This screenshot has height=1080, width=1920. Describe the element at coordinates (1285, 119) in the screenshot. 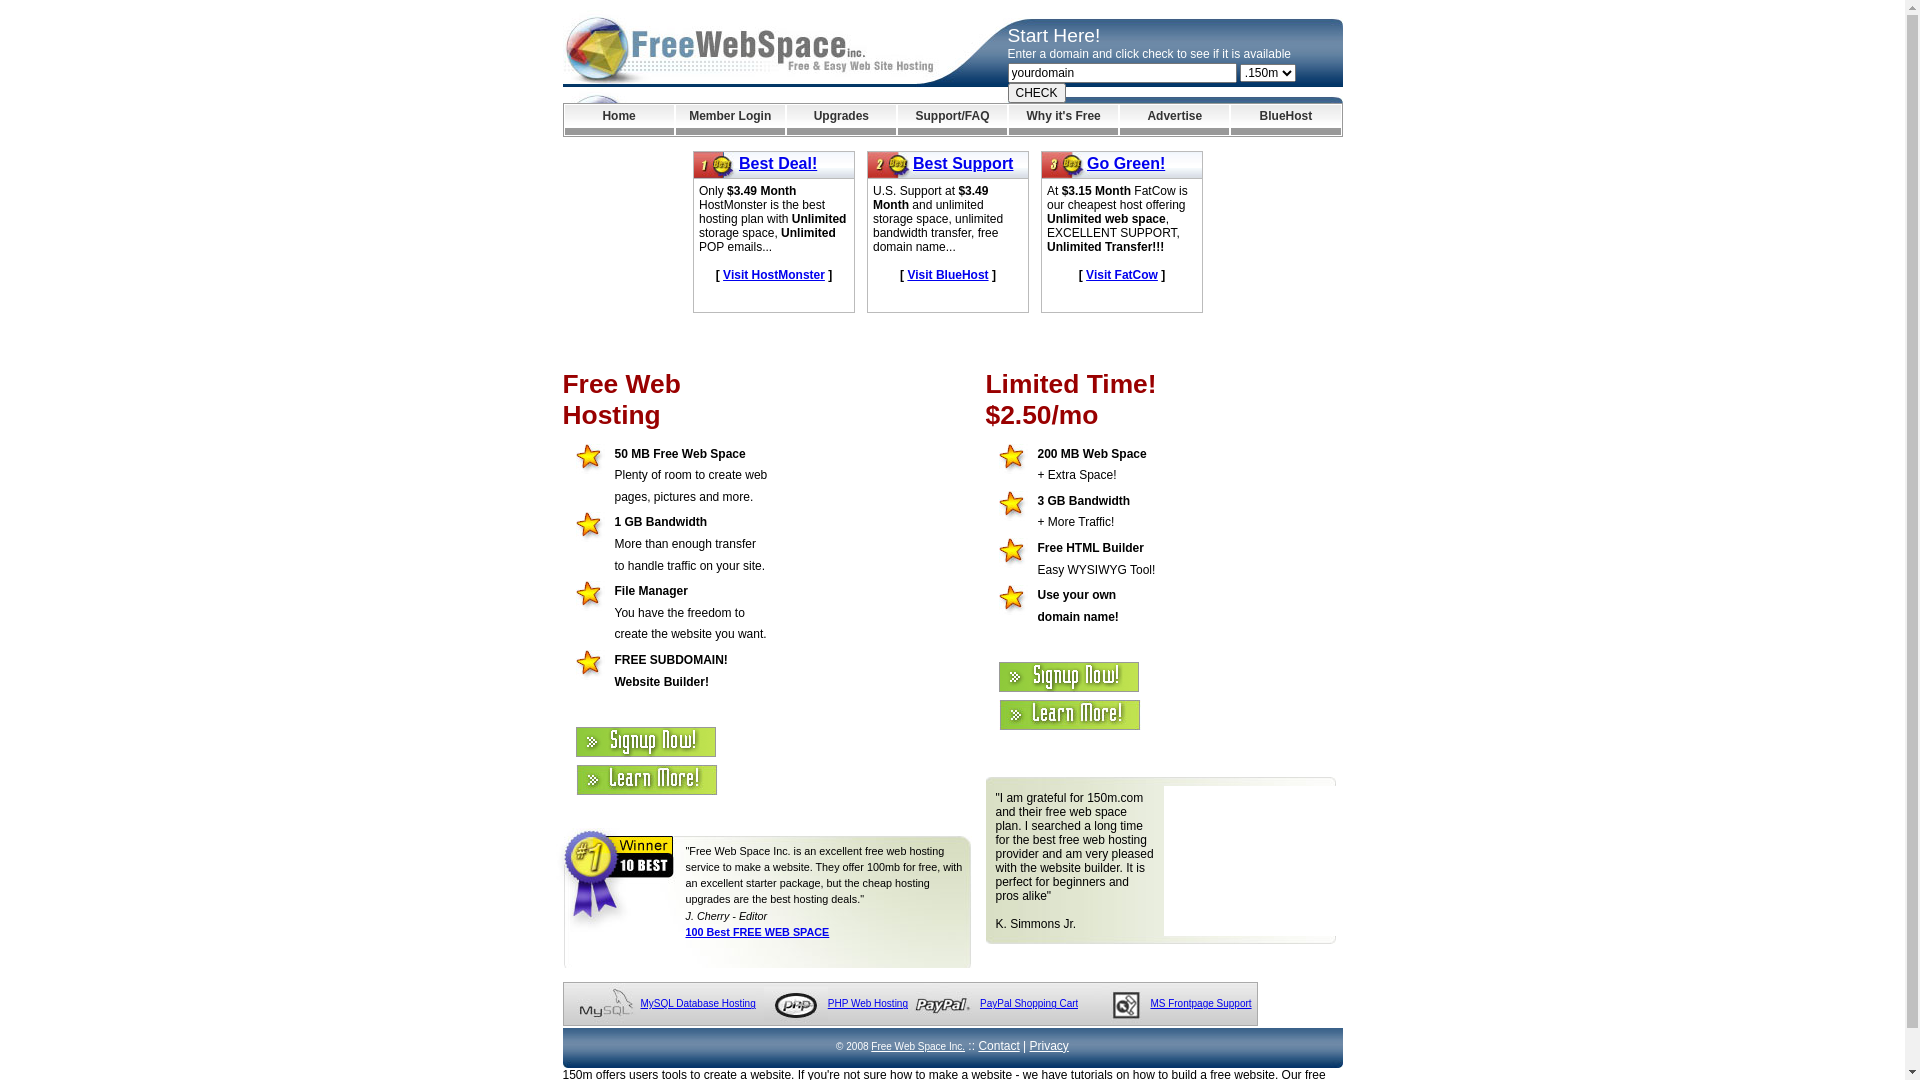

I see `'BlueHost'` at that location.